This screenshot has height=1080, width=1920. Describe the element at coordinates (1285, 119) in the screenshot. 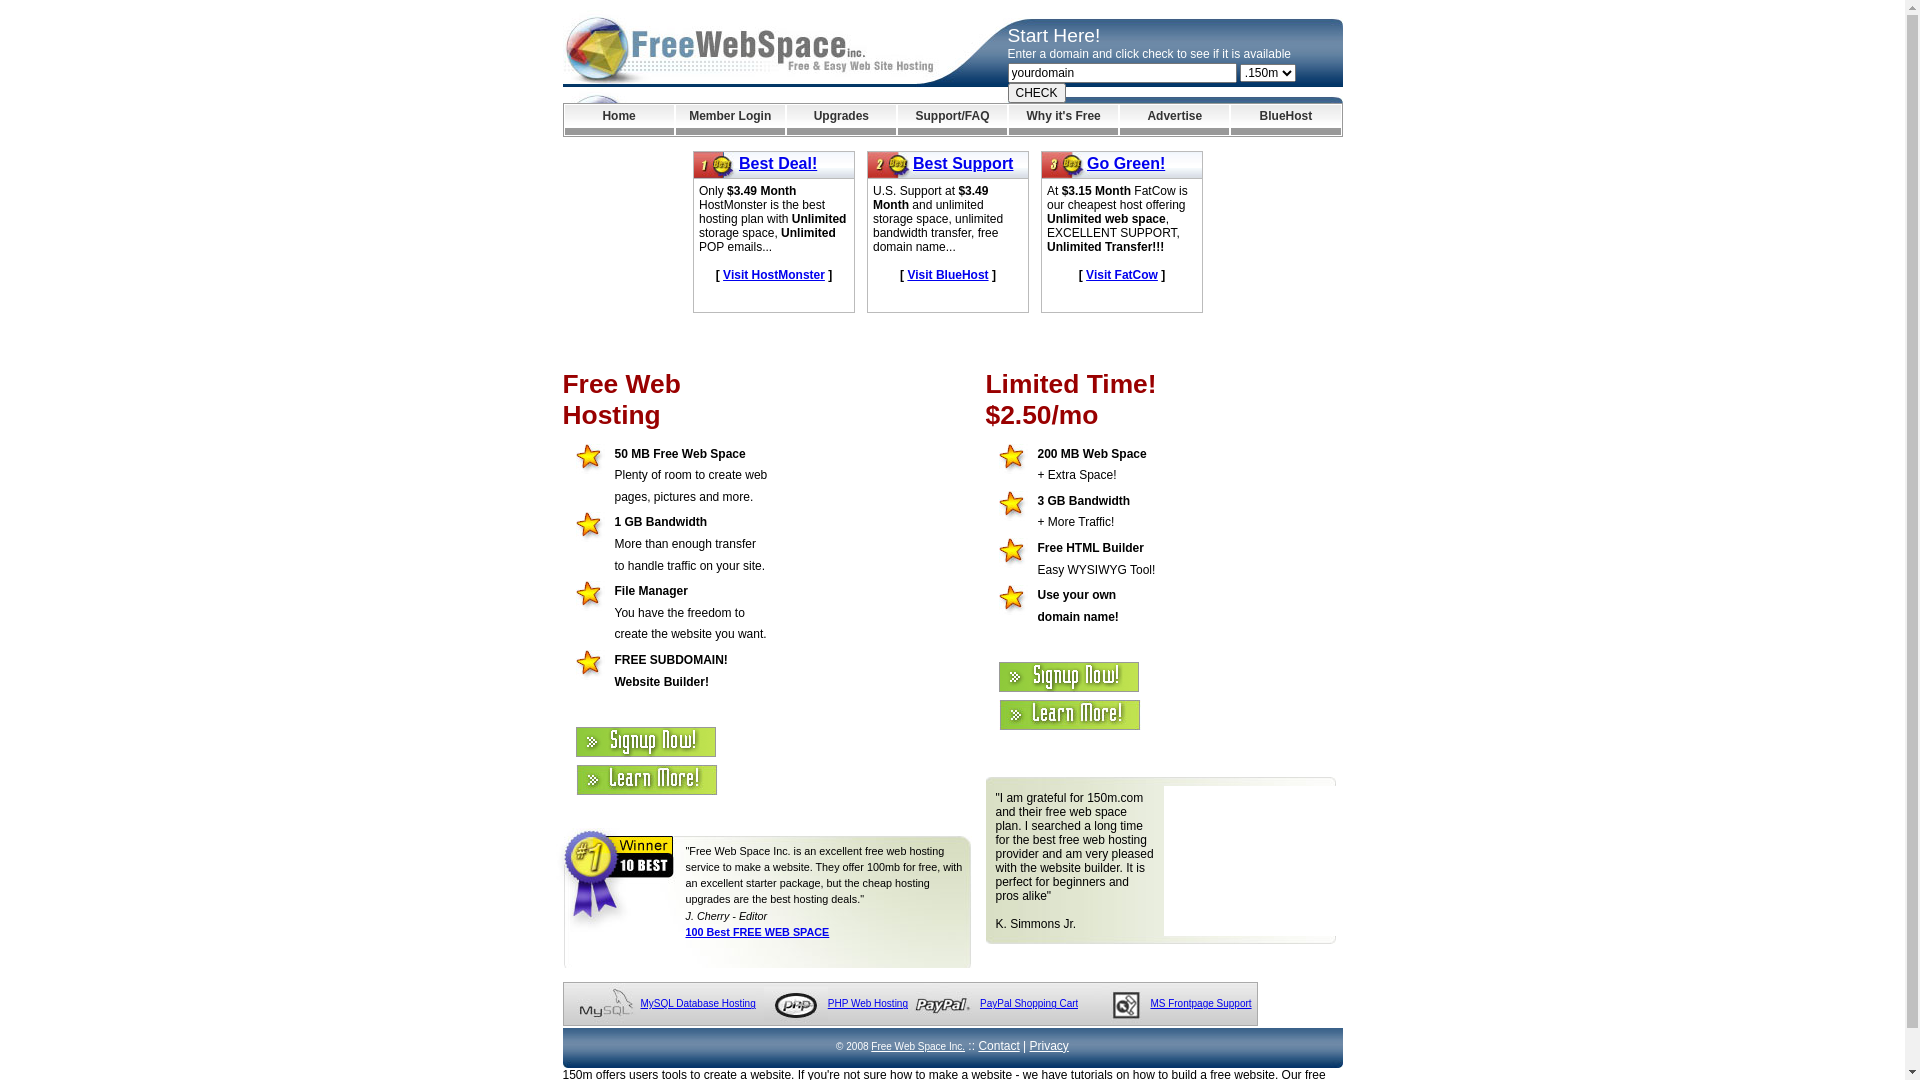

I see `'BlueHost'` at that location.